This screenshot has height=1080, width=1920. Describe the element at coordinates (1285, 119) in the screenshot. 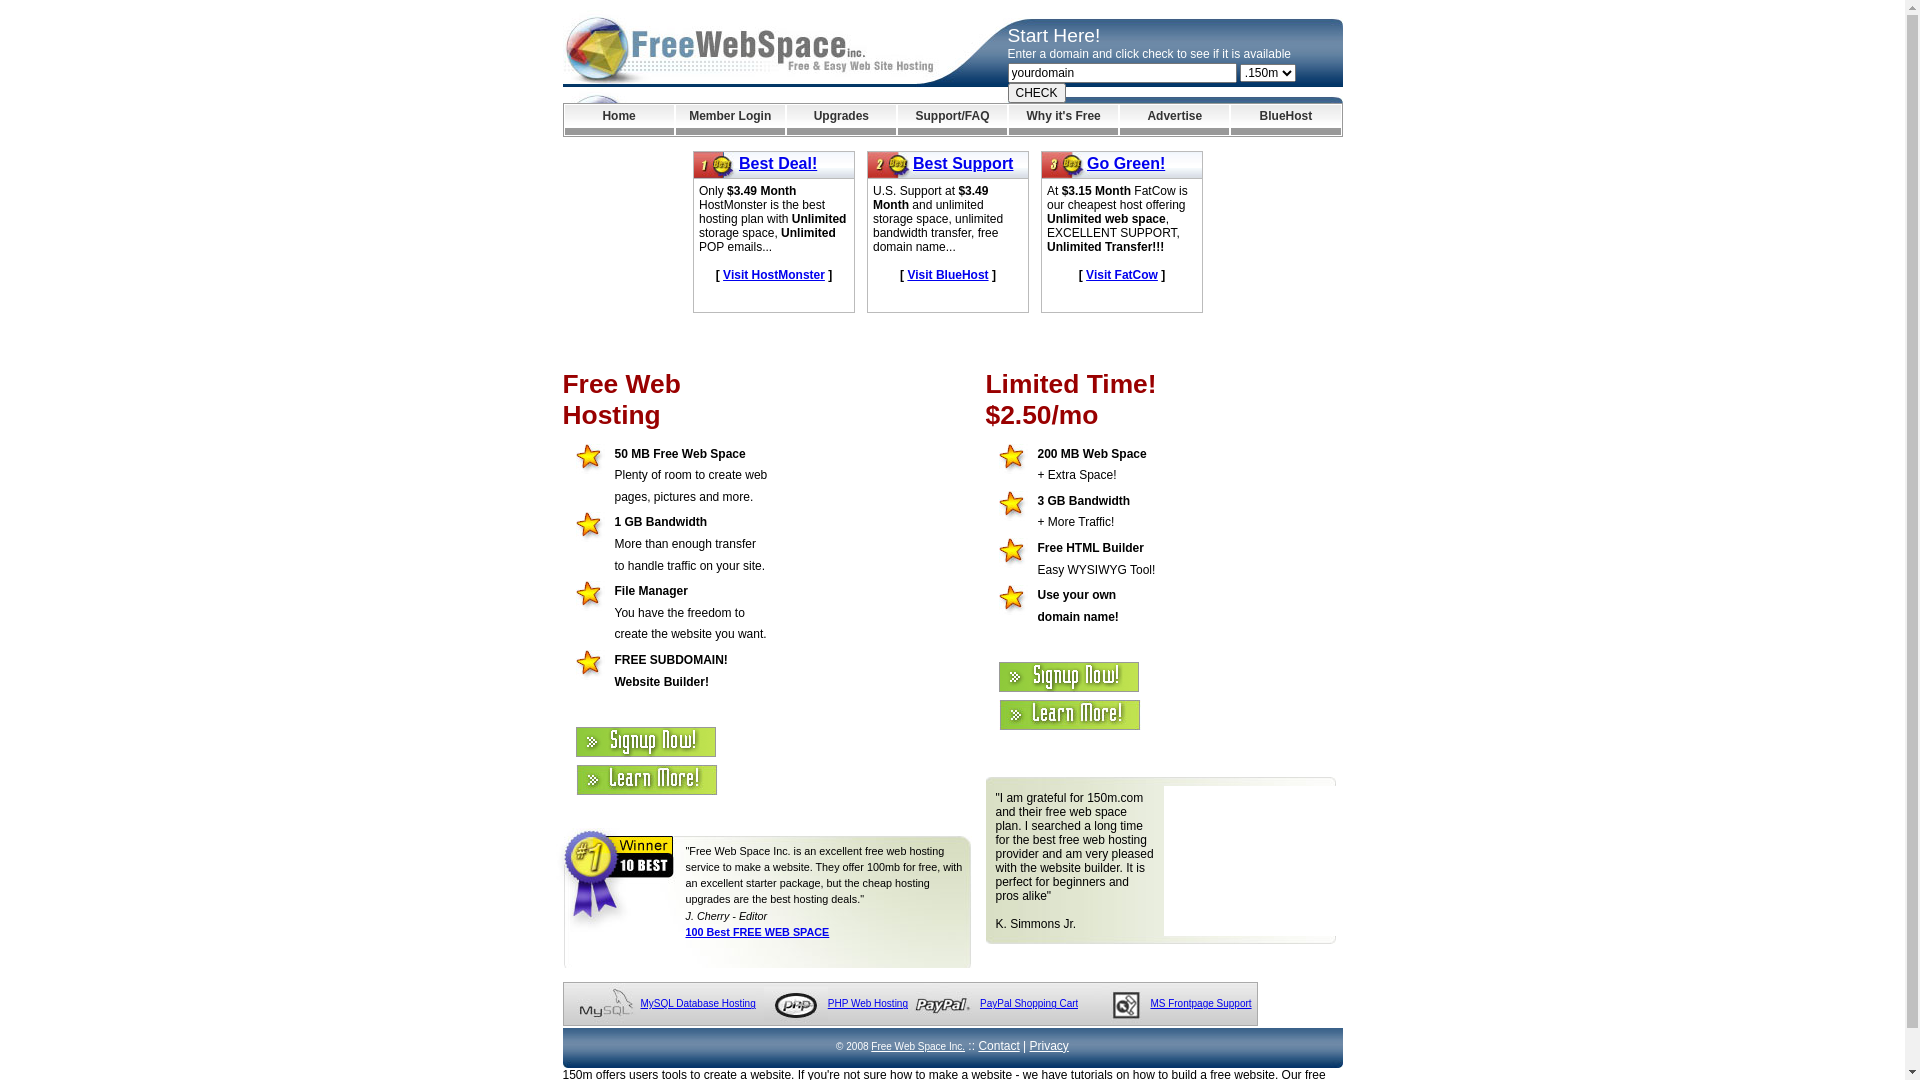

I see `'BlueHost'` at that location.